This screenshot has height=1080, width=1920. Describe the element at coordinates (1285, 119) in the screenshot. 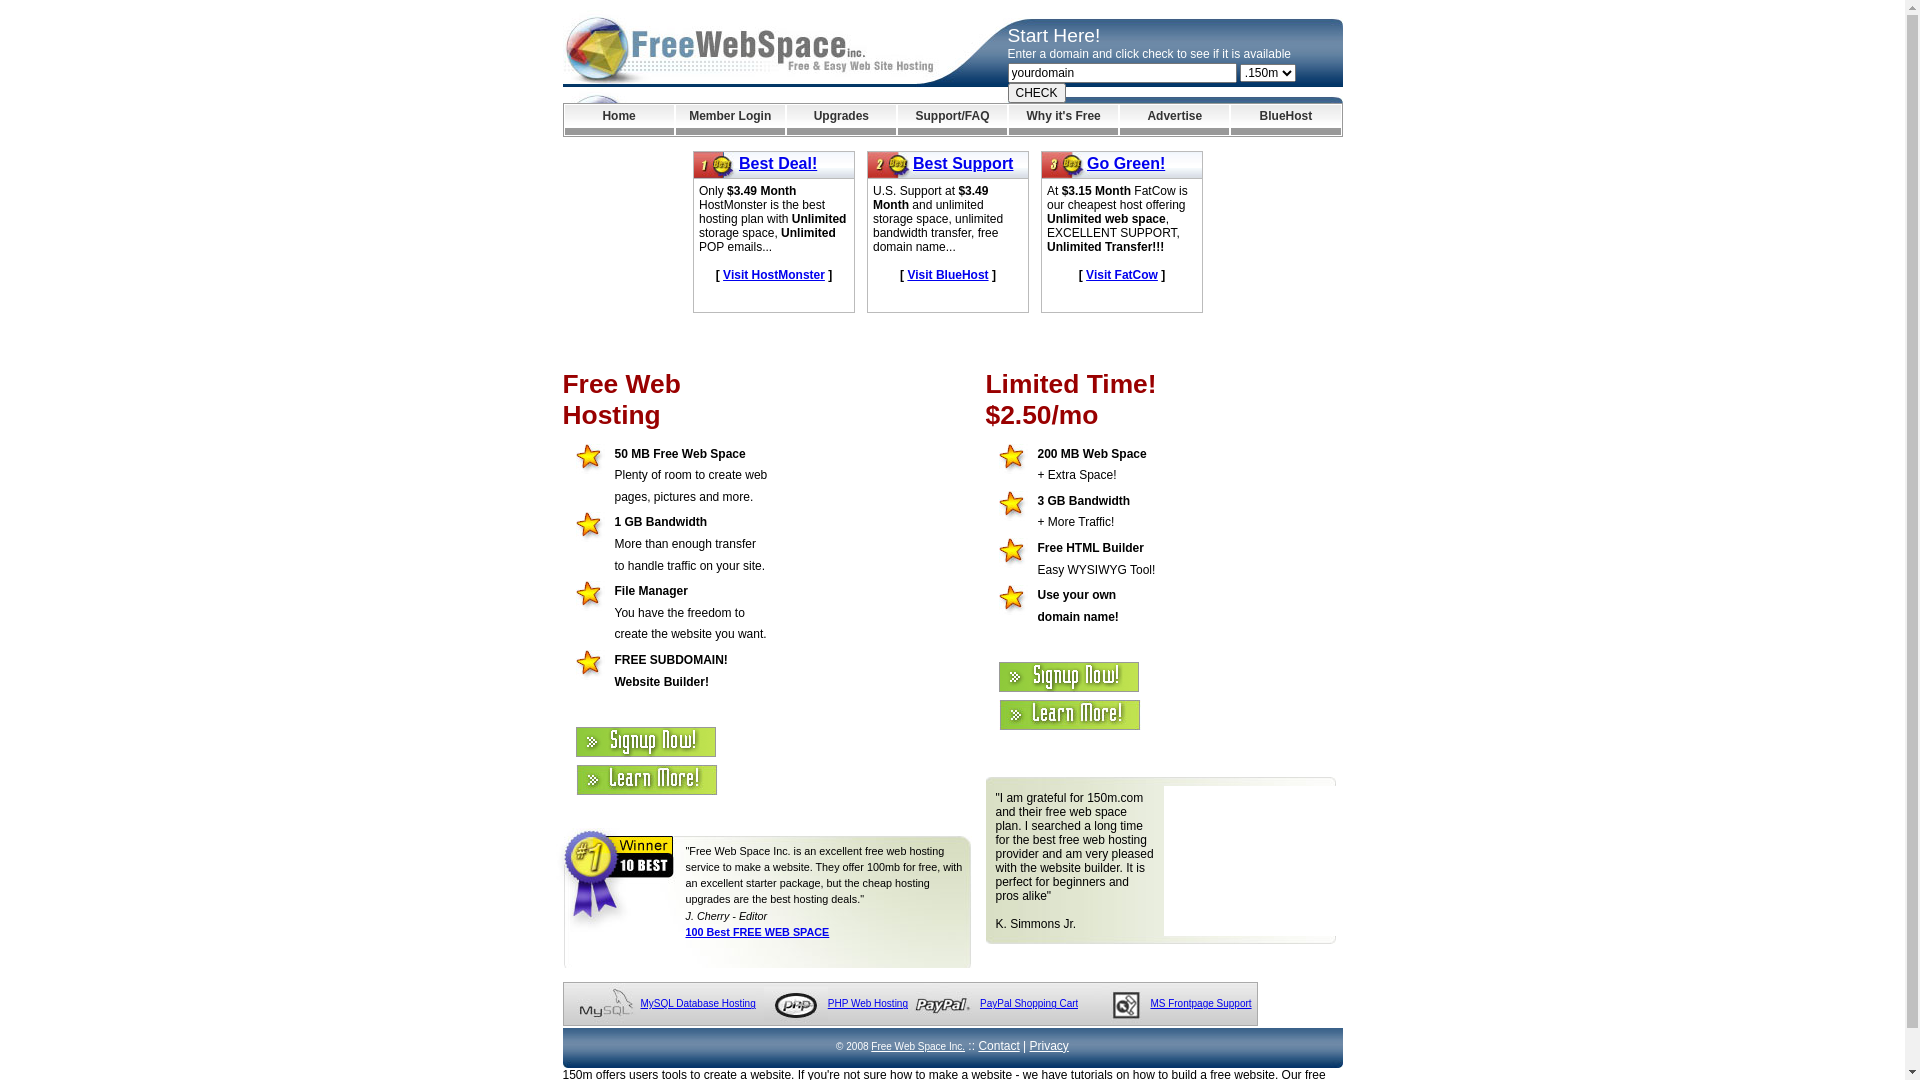

I see `'BlueHost'` at that location.